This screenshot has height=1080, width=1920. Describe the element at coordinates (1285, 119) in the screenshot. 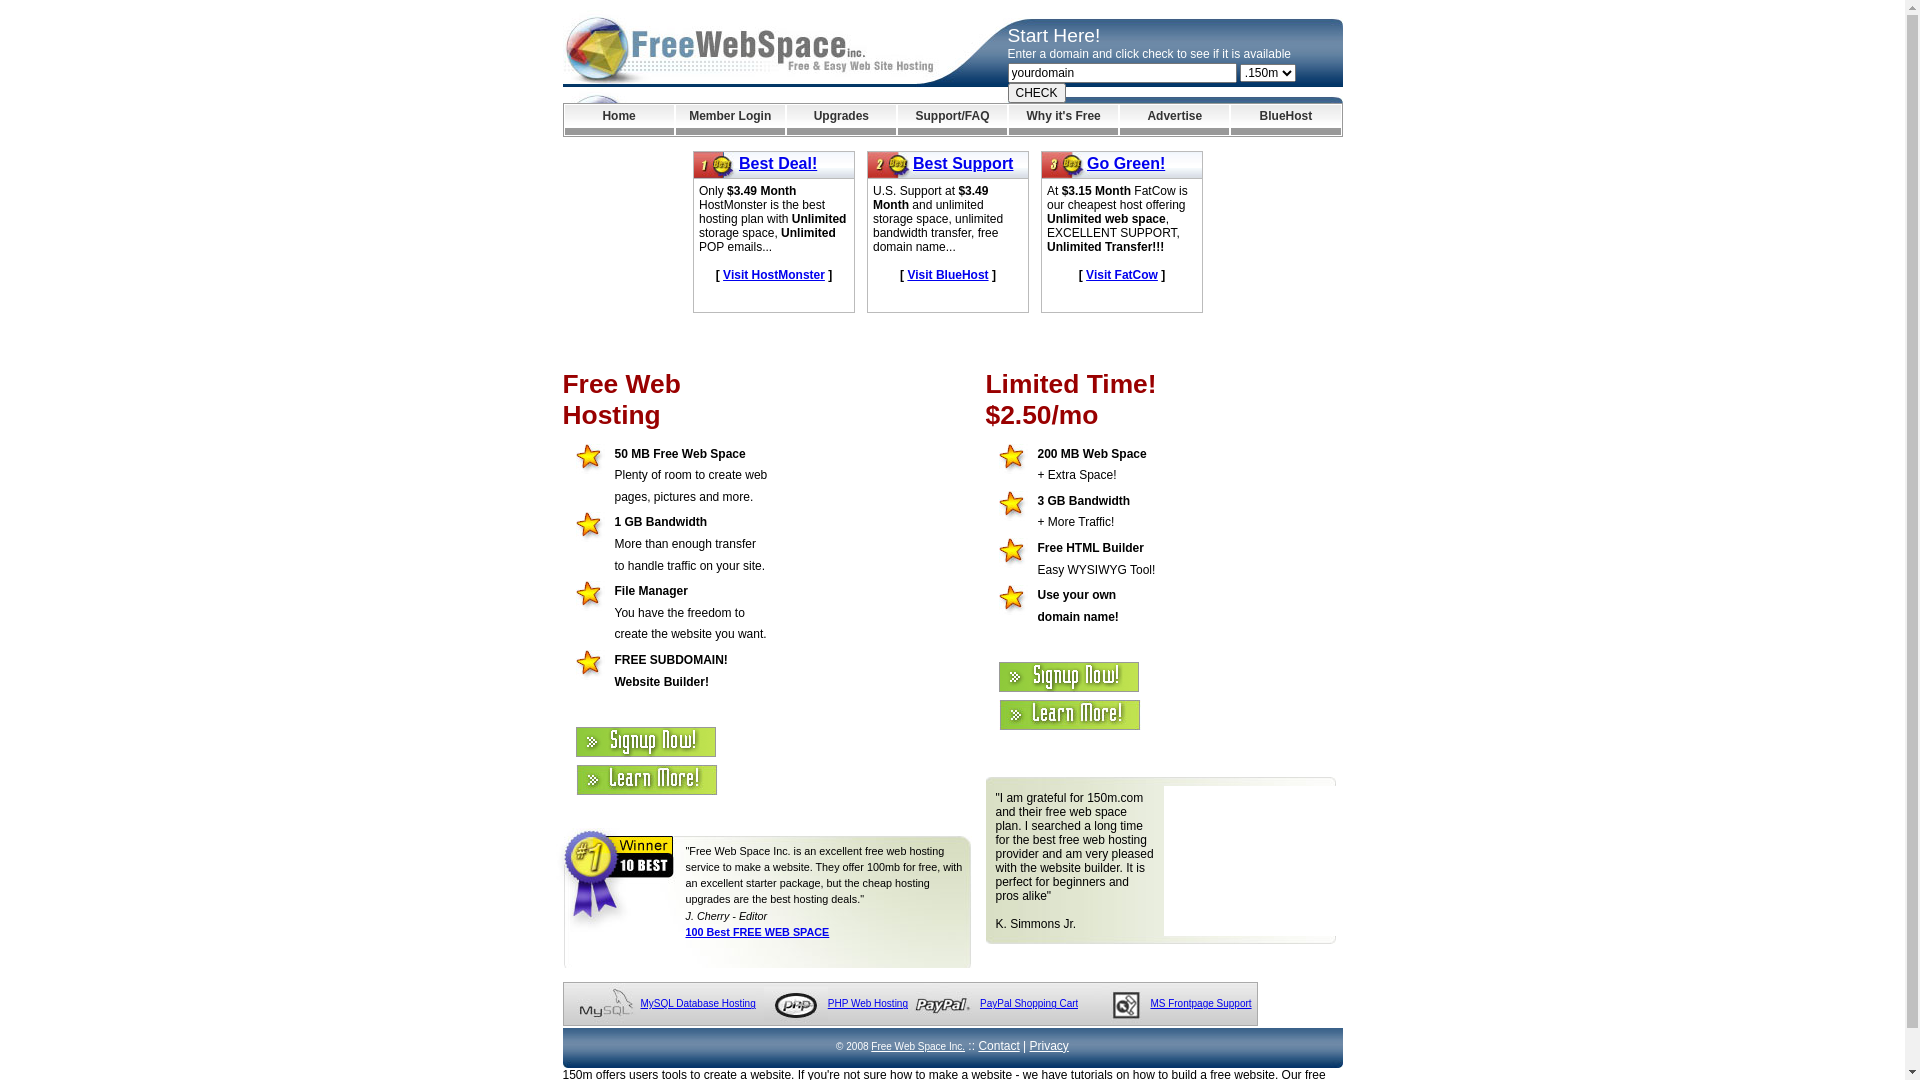

I see `'BlueHost'` at that location.